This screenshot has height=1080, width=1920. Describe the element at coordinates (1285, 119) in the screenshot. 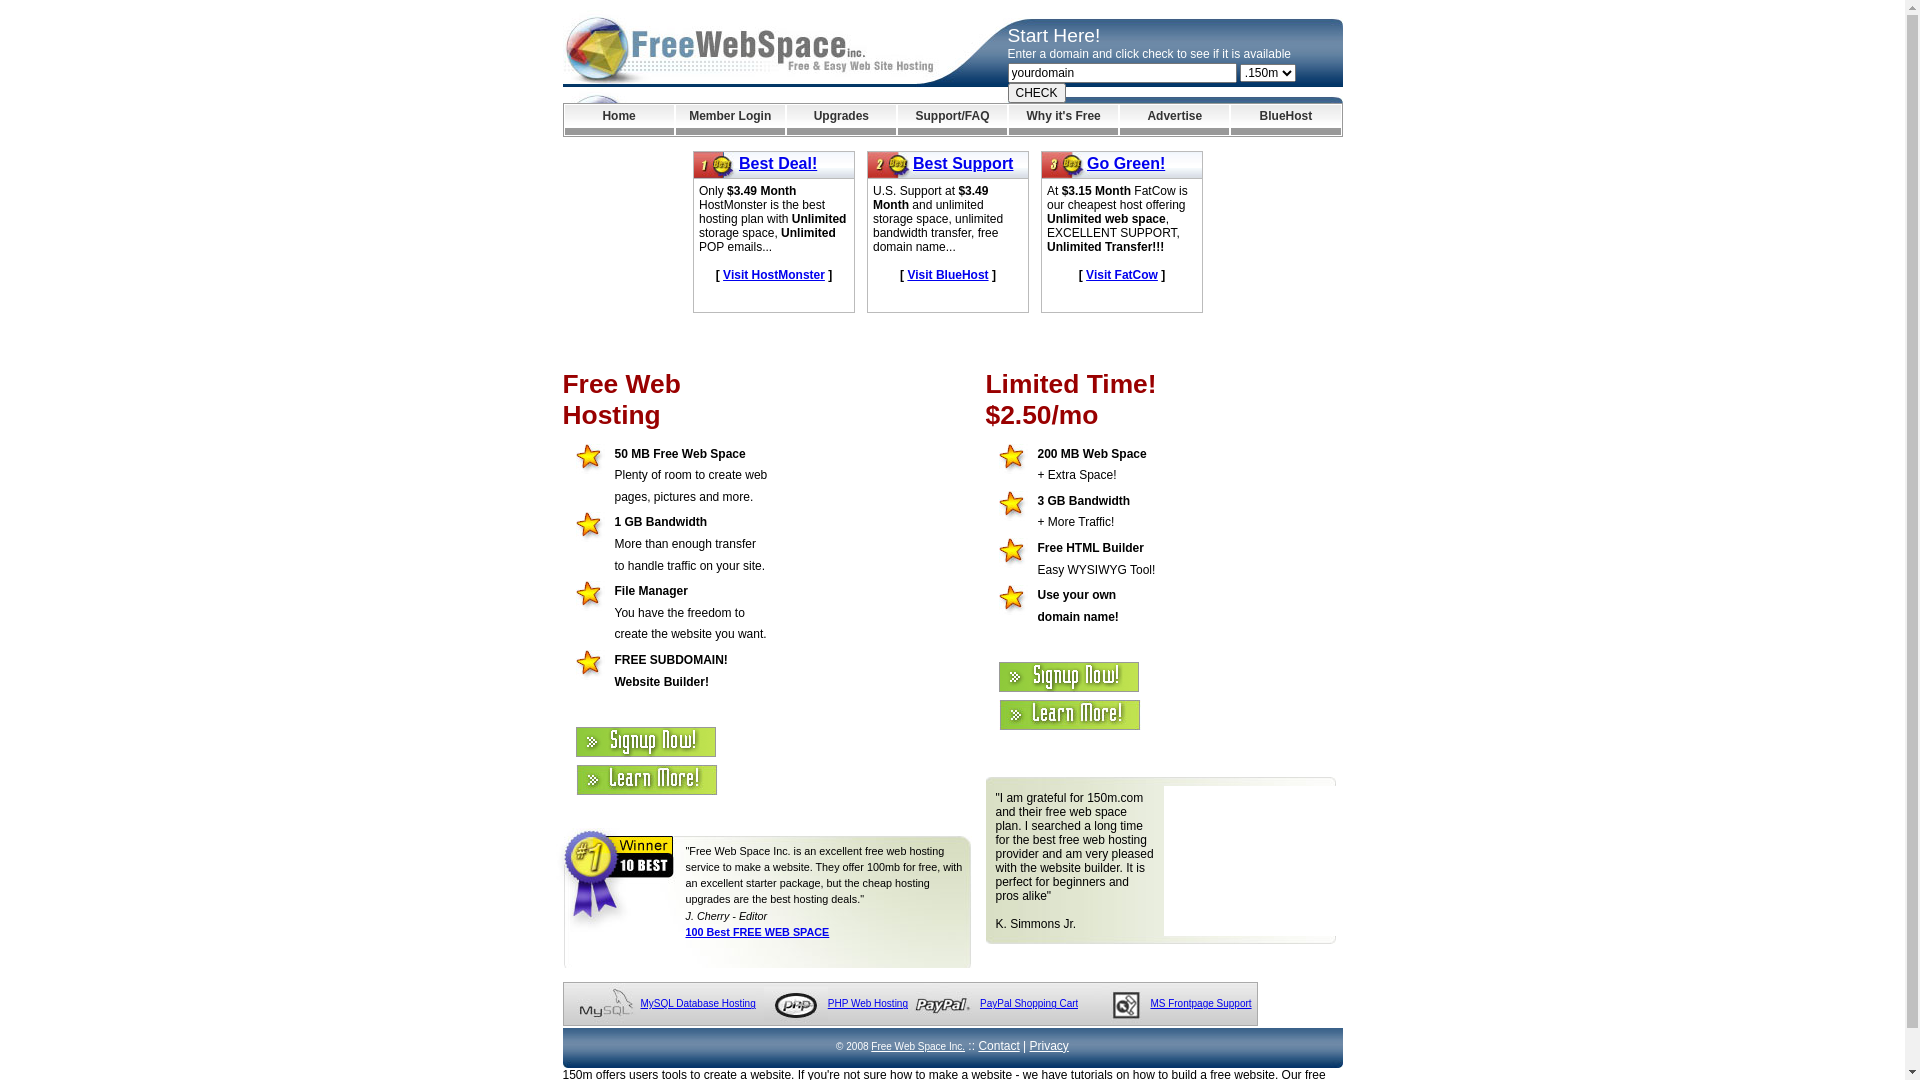

I see `'BlueHost'` at that location.